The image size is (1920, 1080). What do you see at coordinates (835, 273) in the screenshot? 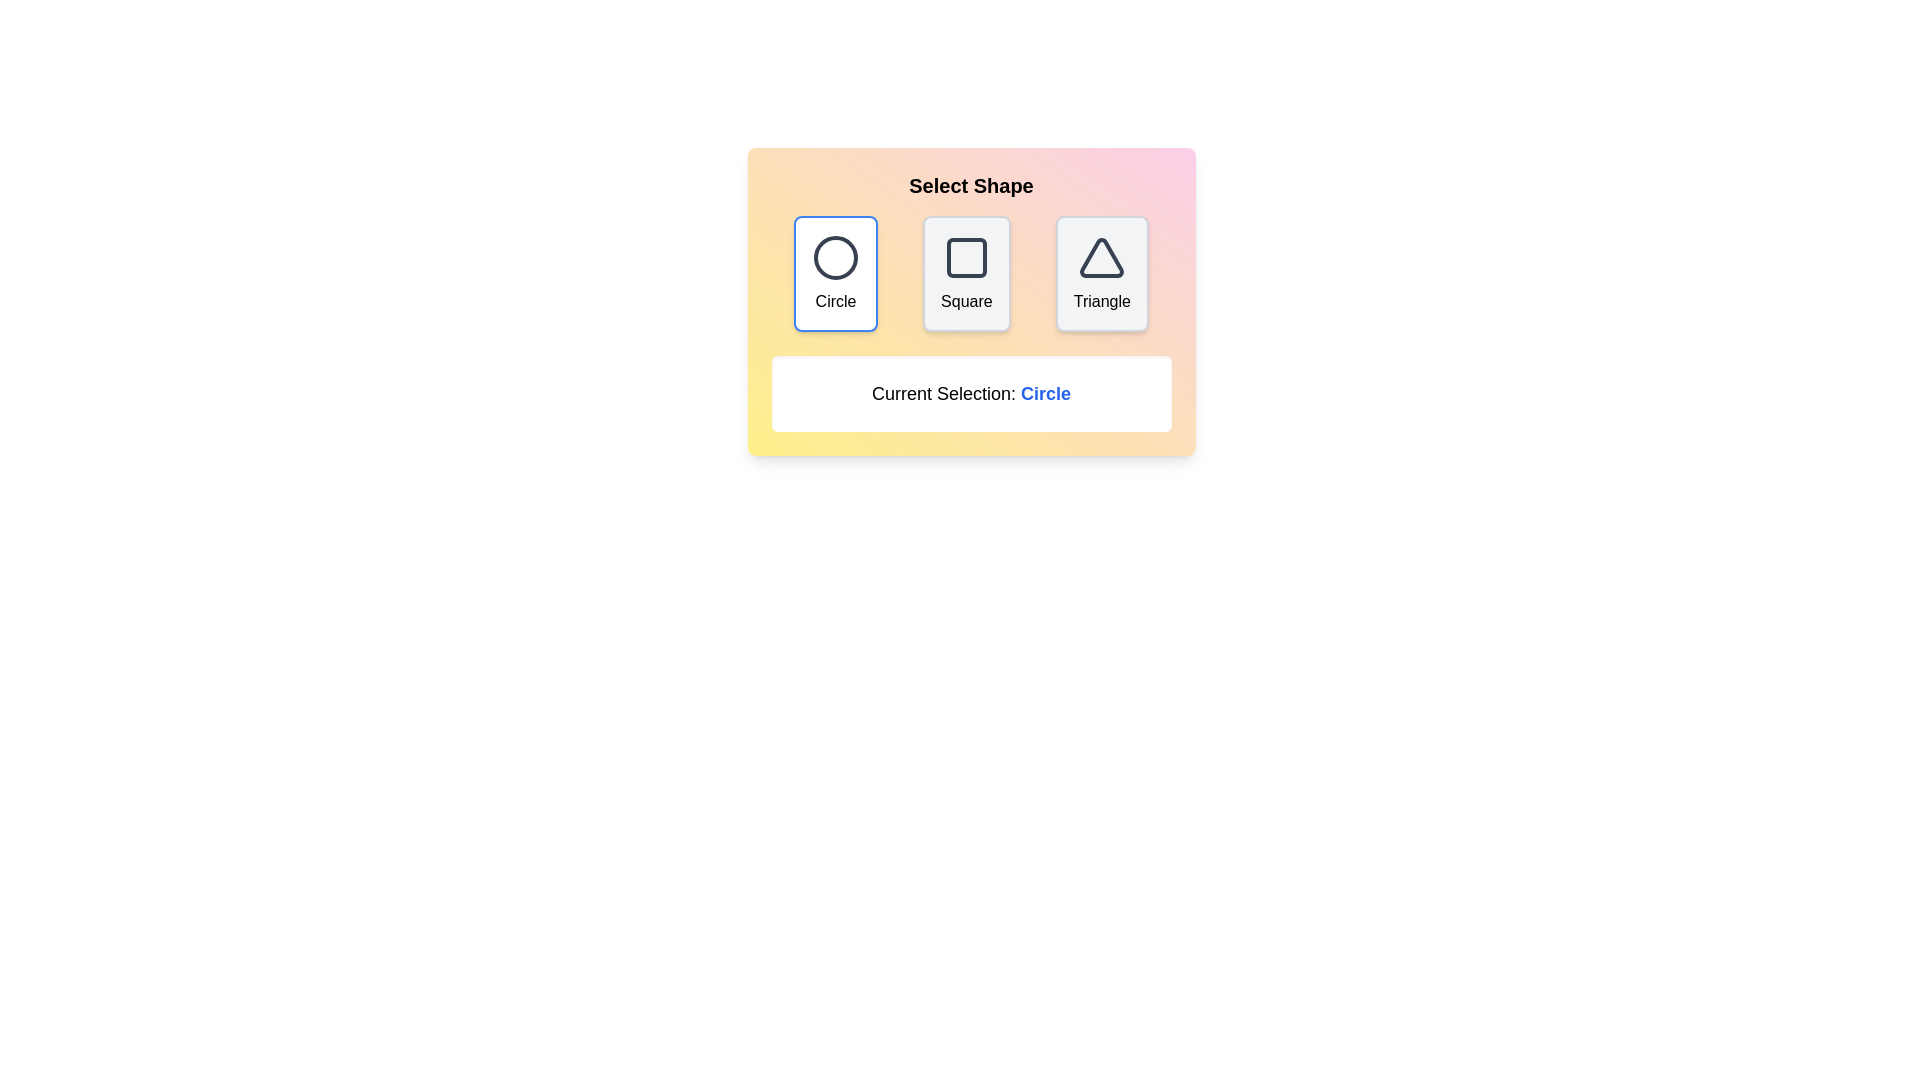
I see `the Circle button to observe hover effects` at bounding box center [835, 273].